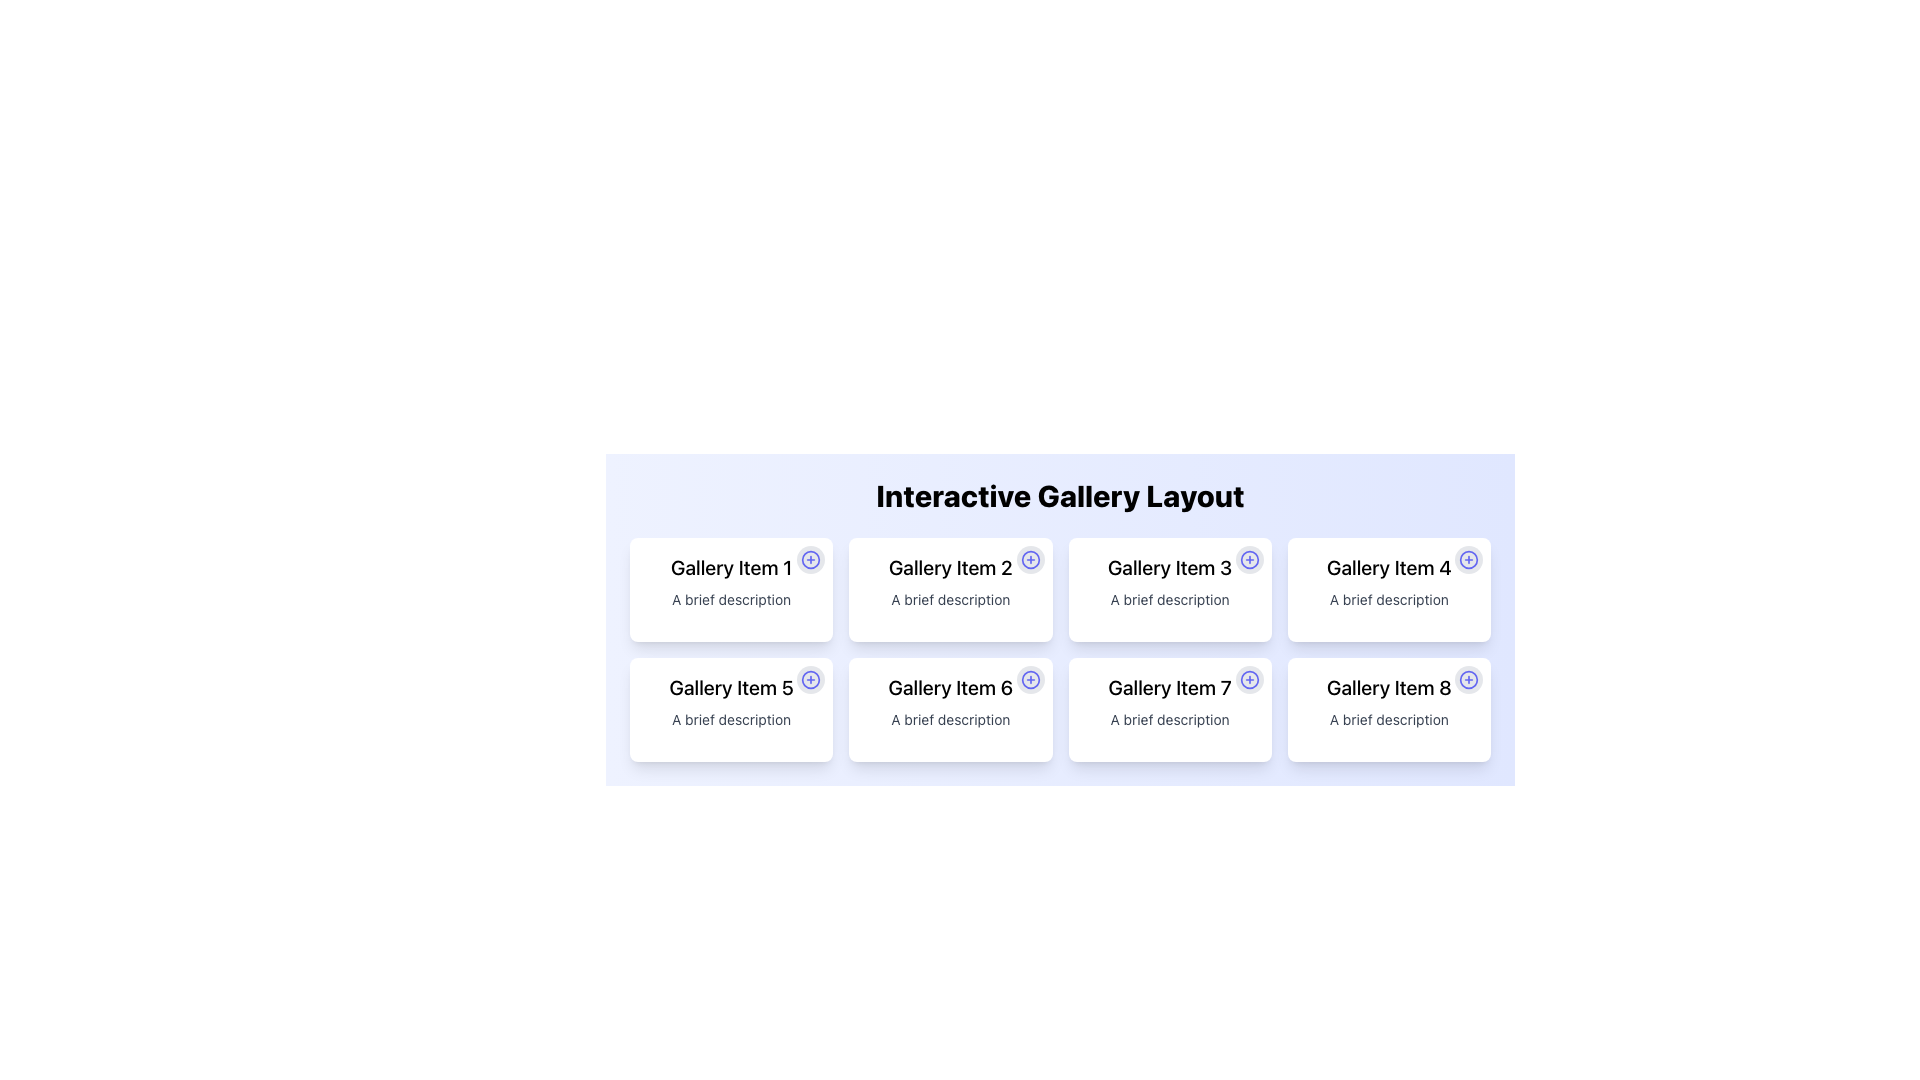 The height and width of the screenshot is (1080, 1920). What do you see at coordinates (1388, 720) in the screenshot?
I see `the text element containing the phrase 'A brief description', which is styled with a small gray font and located within the card labeled 'Gallery Item 8'` at bounding box center [1388, 720].